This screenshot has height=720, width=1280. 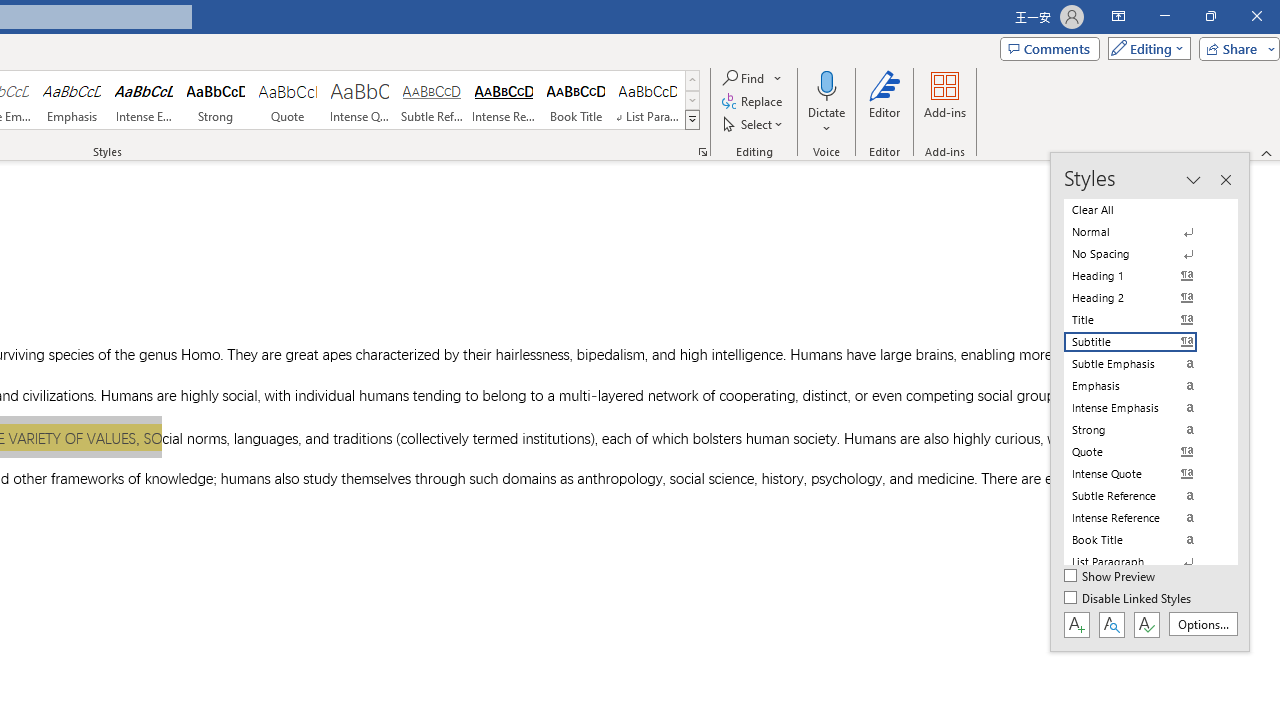 I want to click on 'Intense Reference', so click(x=504, y=100).